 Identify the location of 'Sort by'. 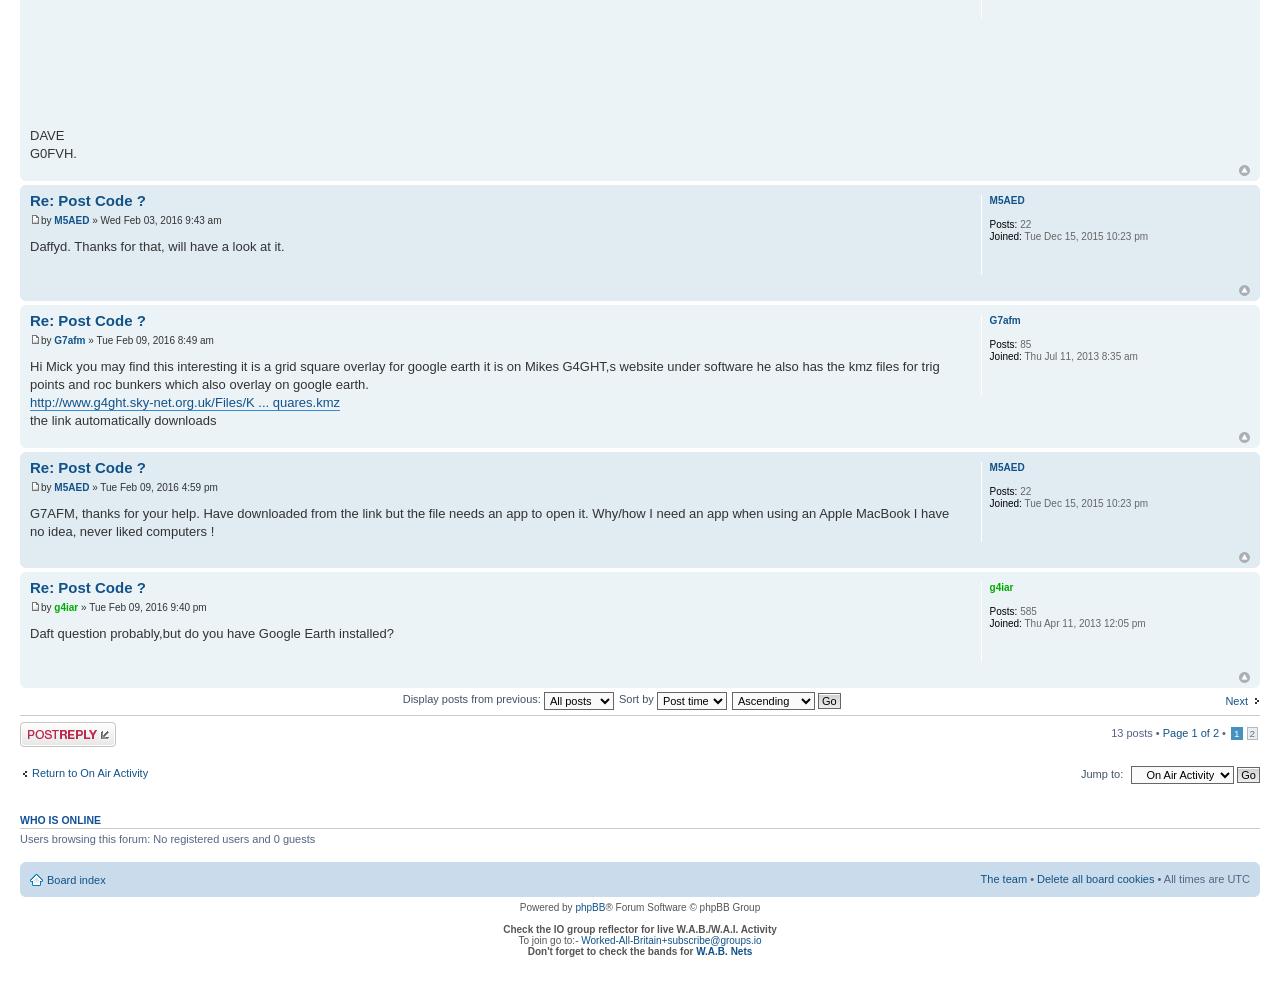
(636, 699).